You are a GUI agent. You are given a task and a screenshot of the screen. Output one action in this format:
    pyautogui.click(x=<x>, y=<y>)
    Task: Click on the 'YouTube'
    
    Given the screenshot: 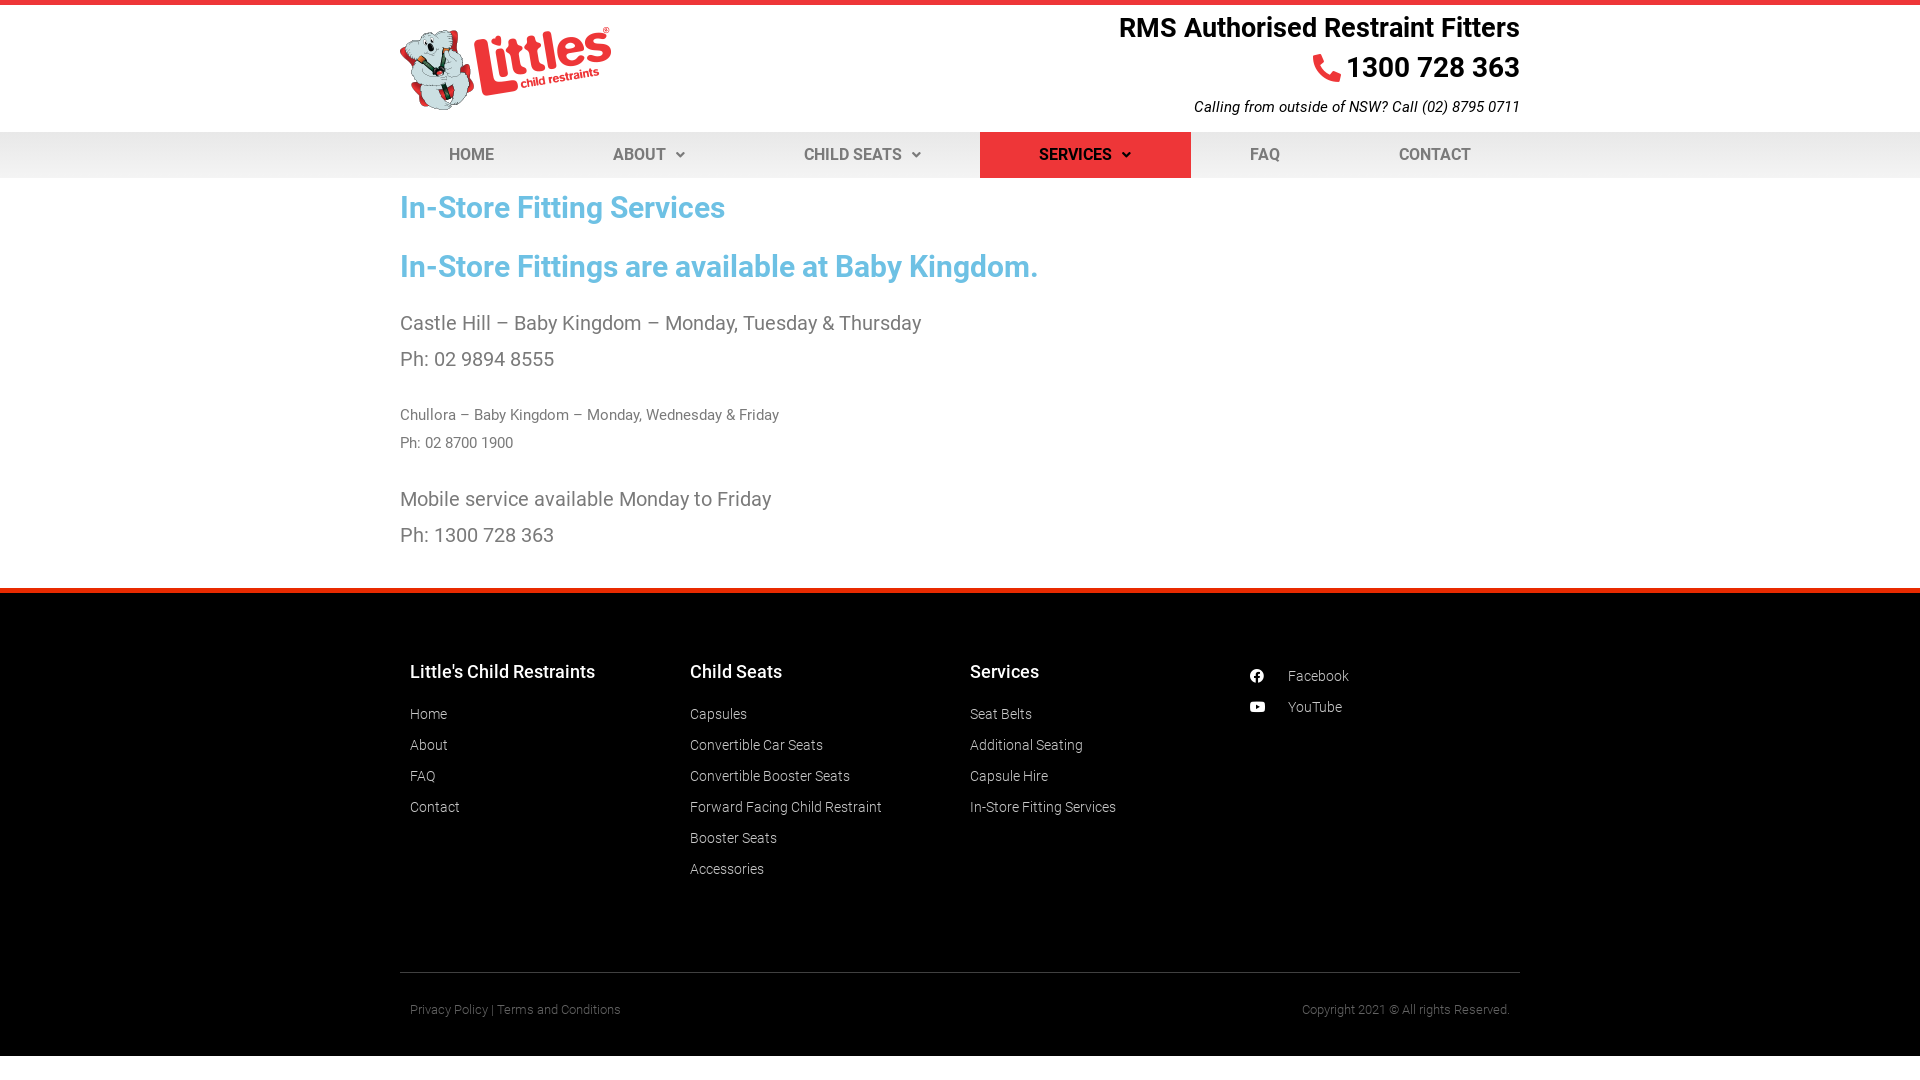 What is the action you would take?
    pyautogui.click(x=1379, y=705)
    